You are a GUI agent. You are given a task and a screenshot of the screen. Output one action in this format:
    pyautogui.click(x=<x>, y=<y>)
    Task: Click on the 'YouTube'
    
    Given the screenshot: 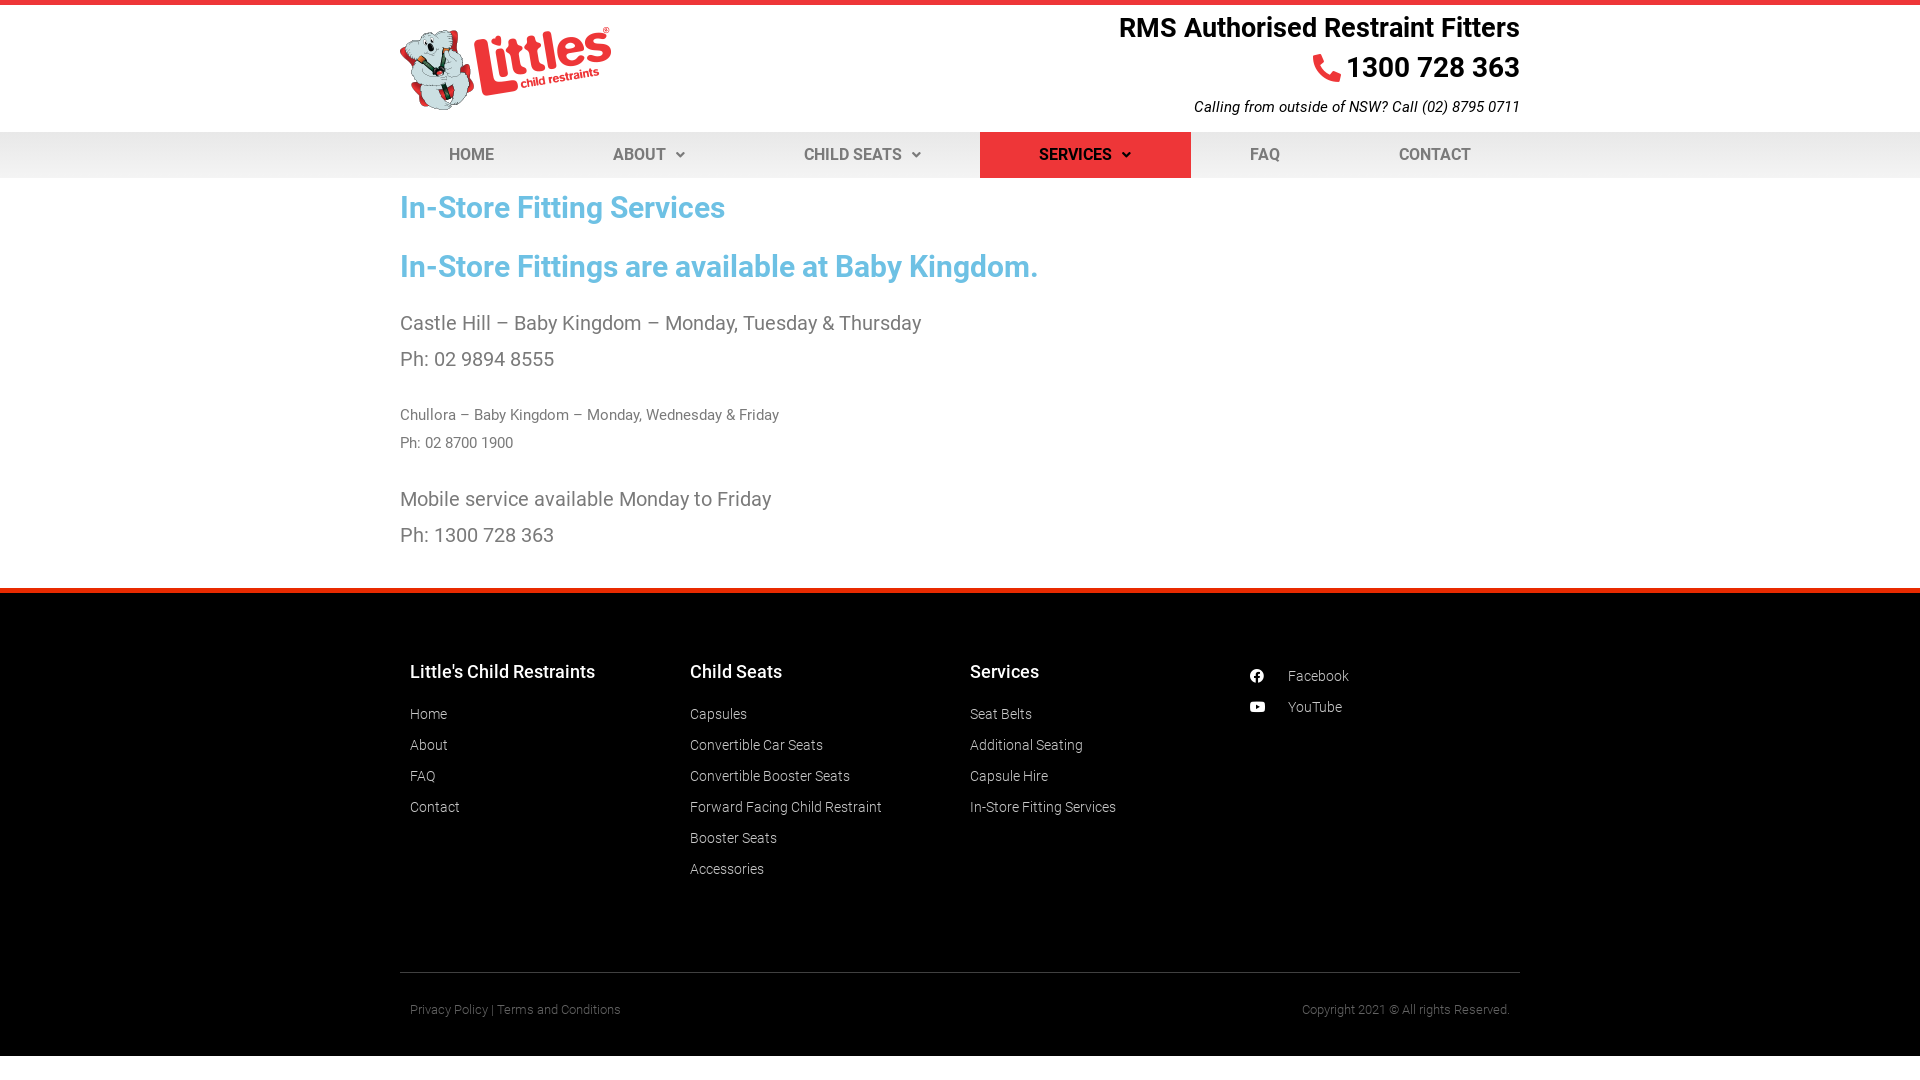 What is the action you would take?
    pyautogui.click(x=1379, y=705)
    